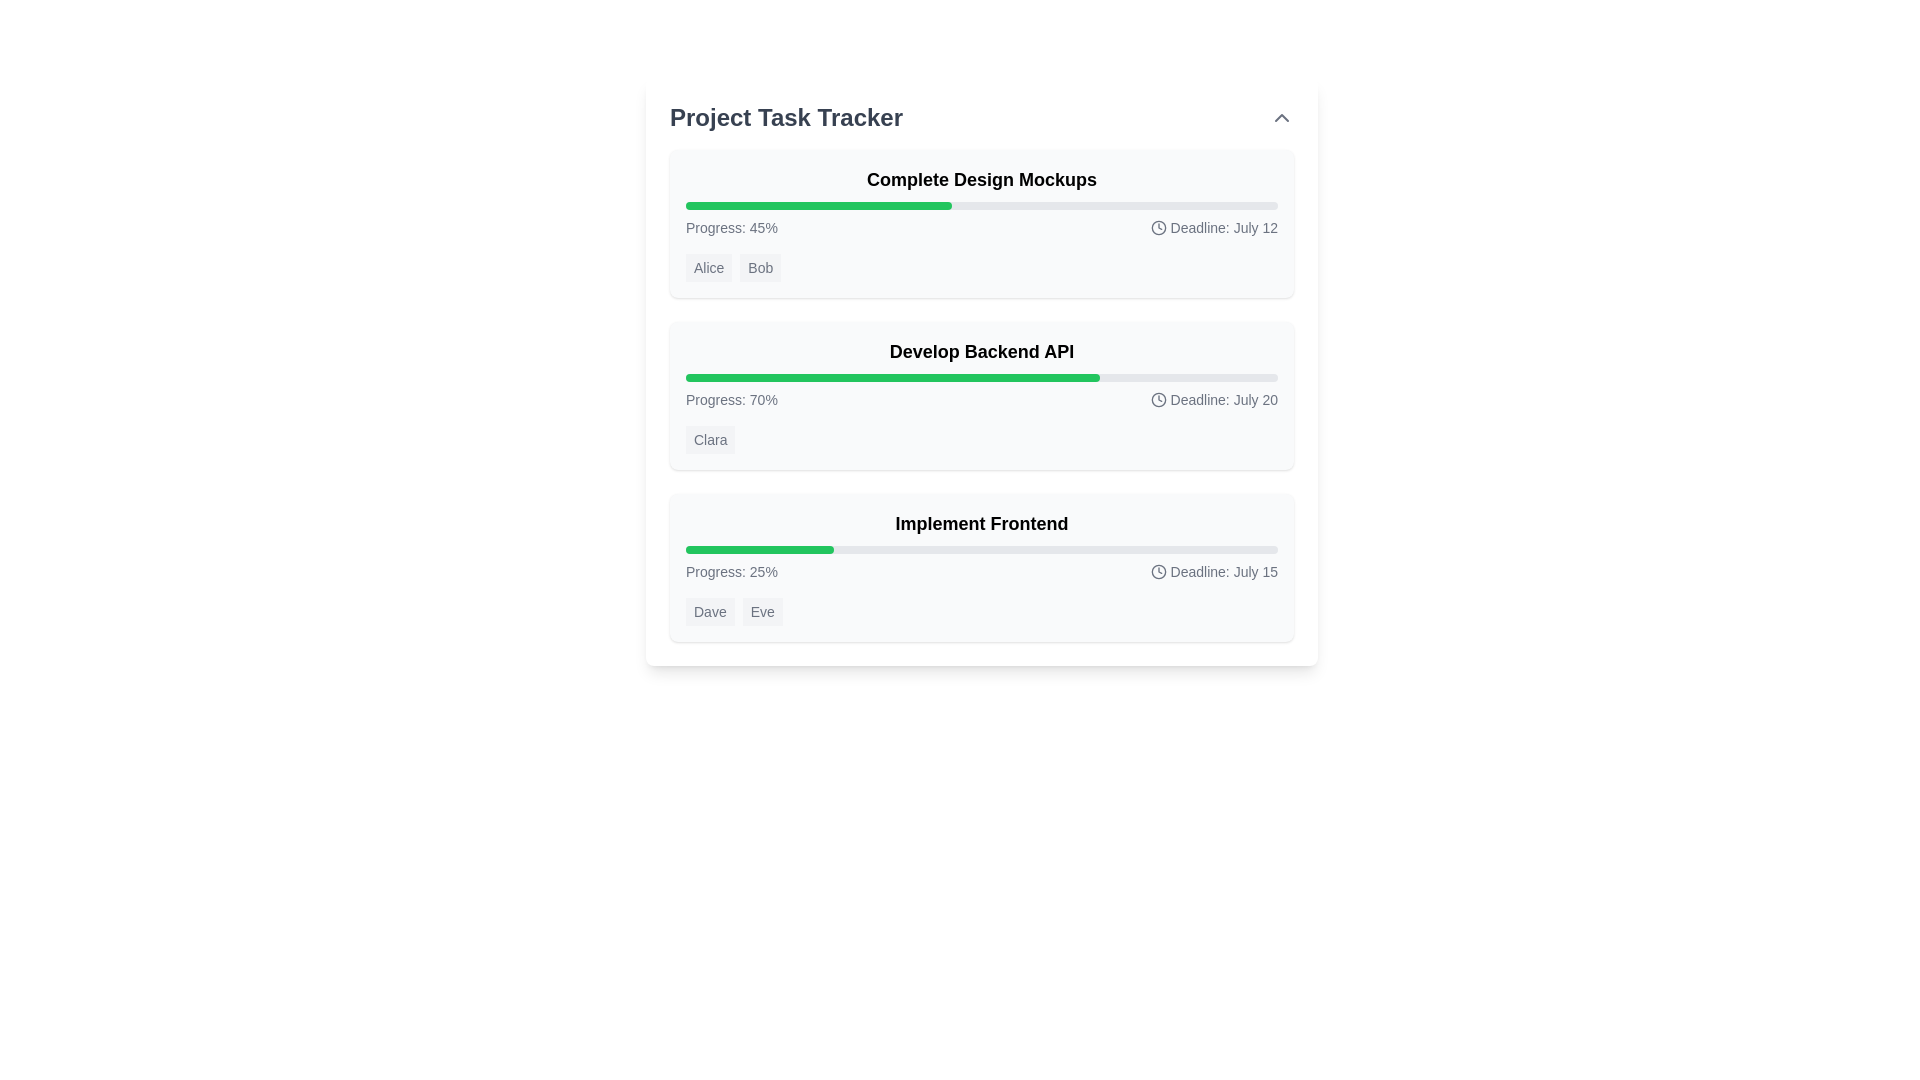 The width and height of the screenshot is (1920, 1080). Describe the element at coordinates (982, 378) in the screenshot. I see `the progress visually on the progress bar indicating 70% completion for the 'Develop Backend API' task, located centrally within its card` at that location.